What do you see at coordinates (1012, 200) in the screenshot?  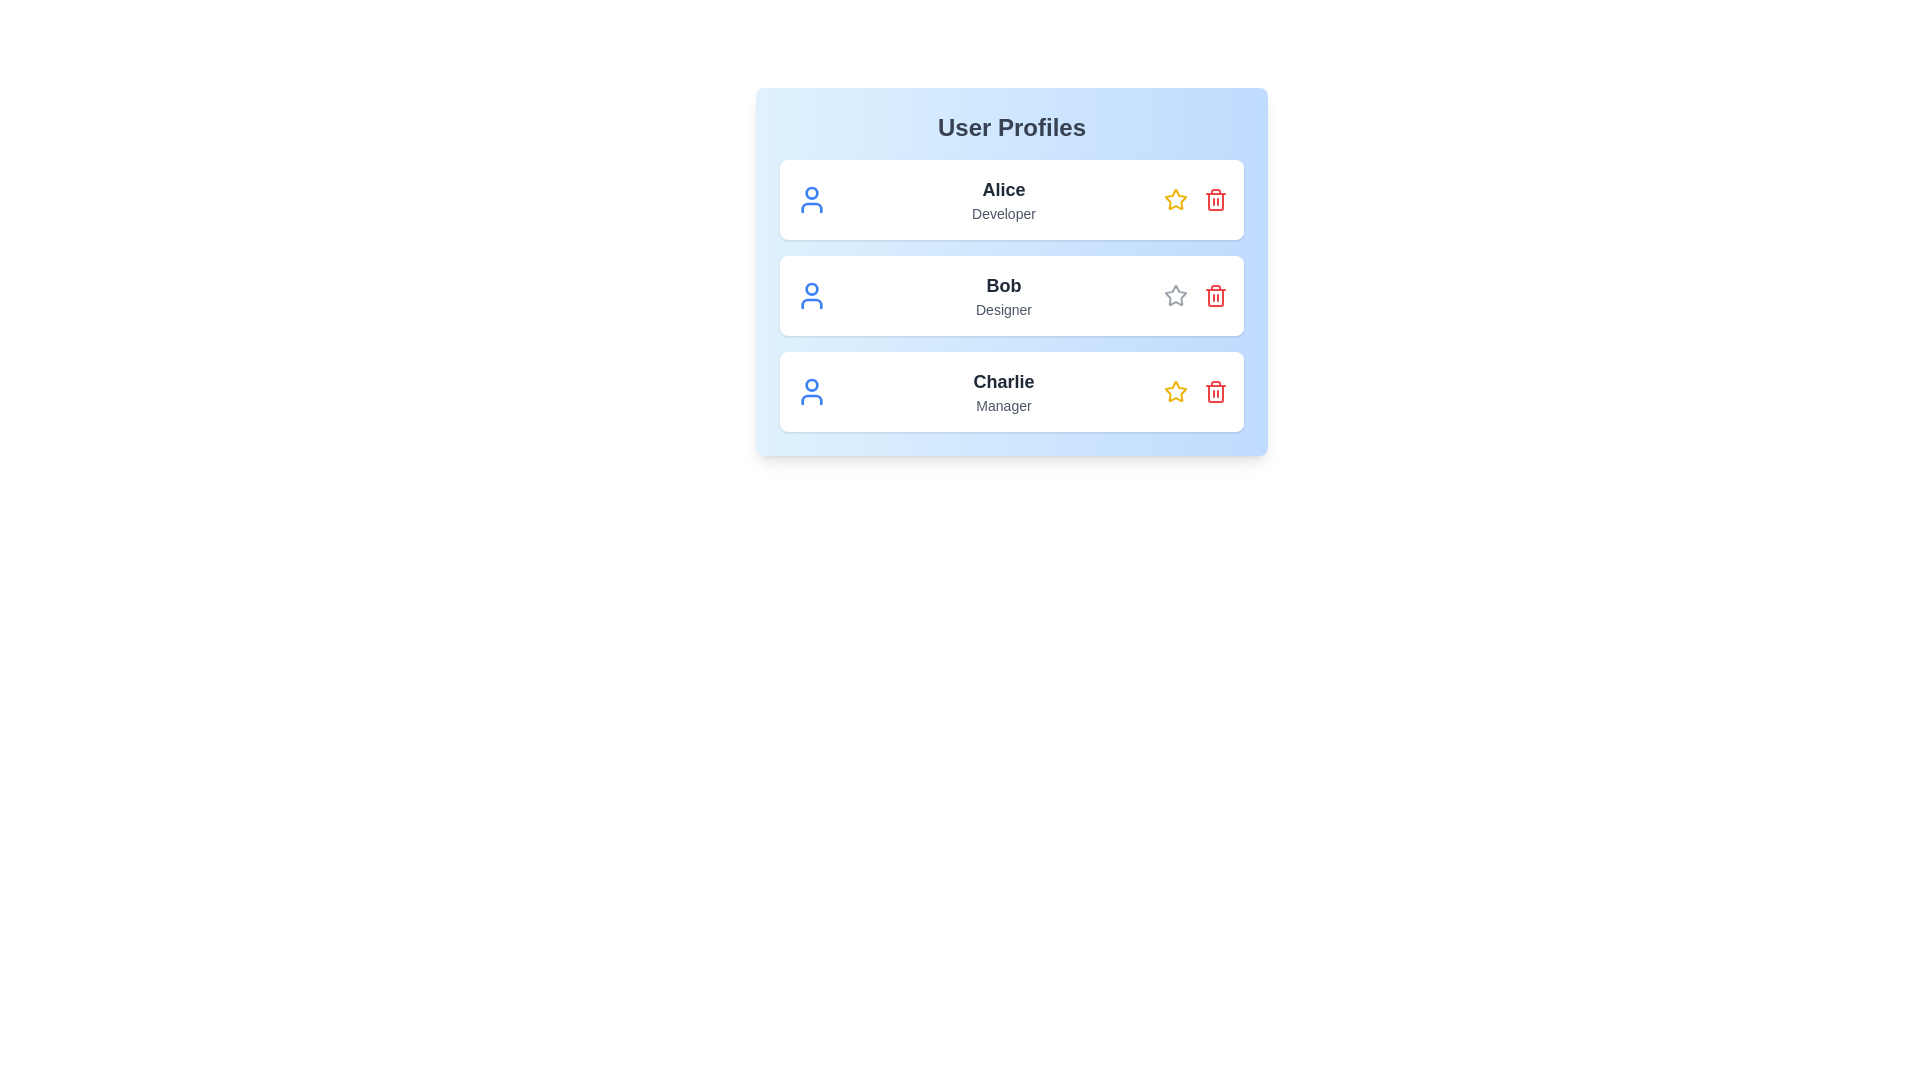 I see `the profile card of Alice to observe the hover effect` at bounding box center [1012, 200].